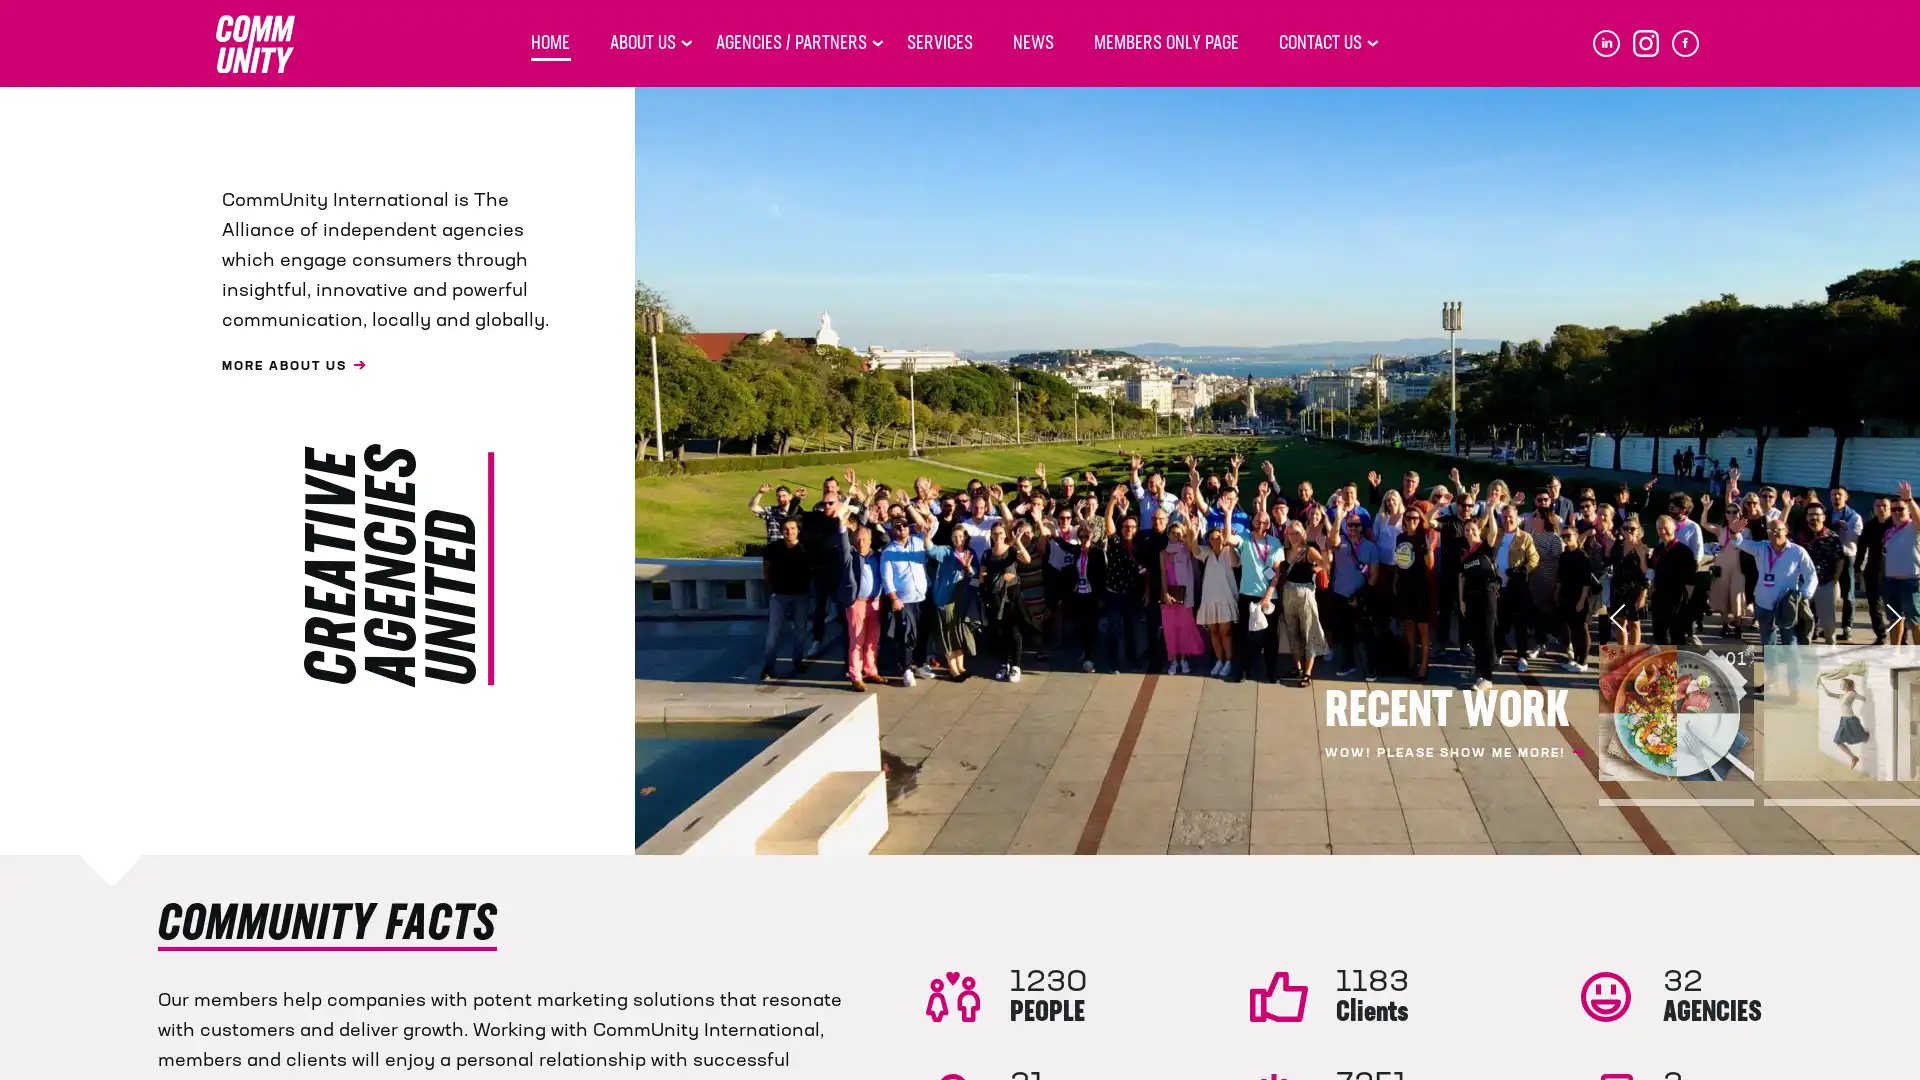 The height and width of the screenshot is (1080, 1920). Describe the element at coordinates (1890, 627) in the screenshot. I see `Next slide` at that location.